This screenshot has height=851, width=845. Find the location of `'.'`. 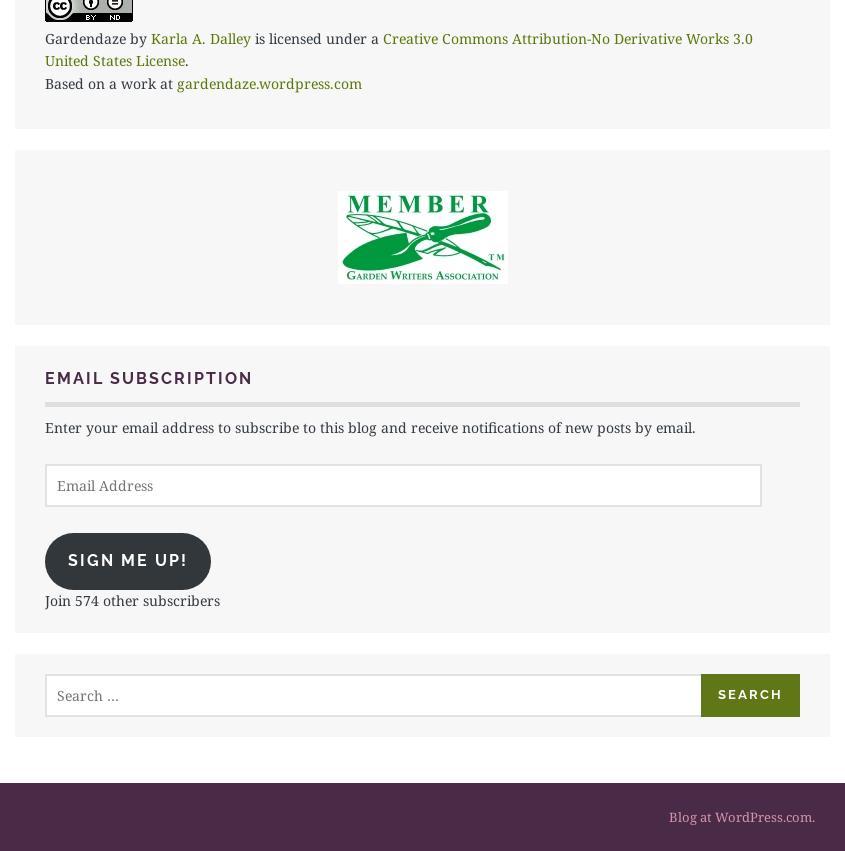

'.' is located at coordinates (185, 60).